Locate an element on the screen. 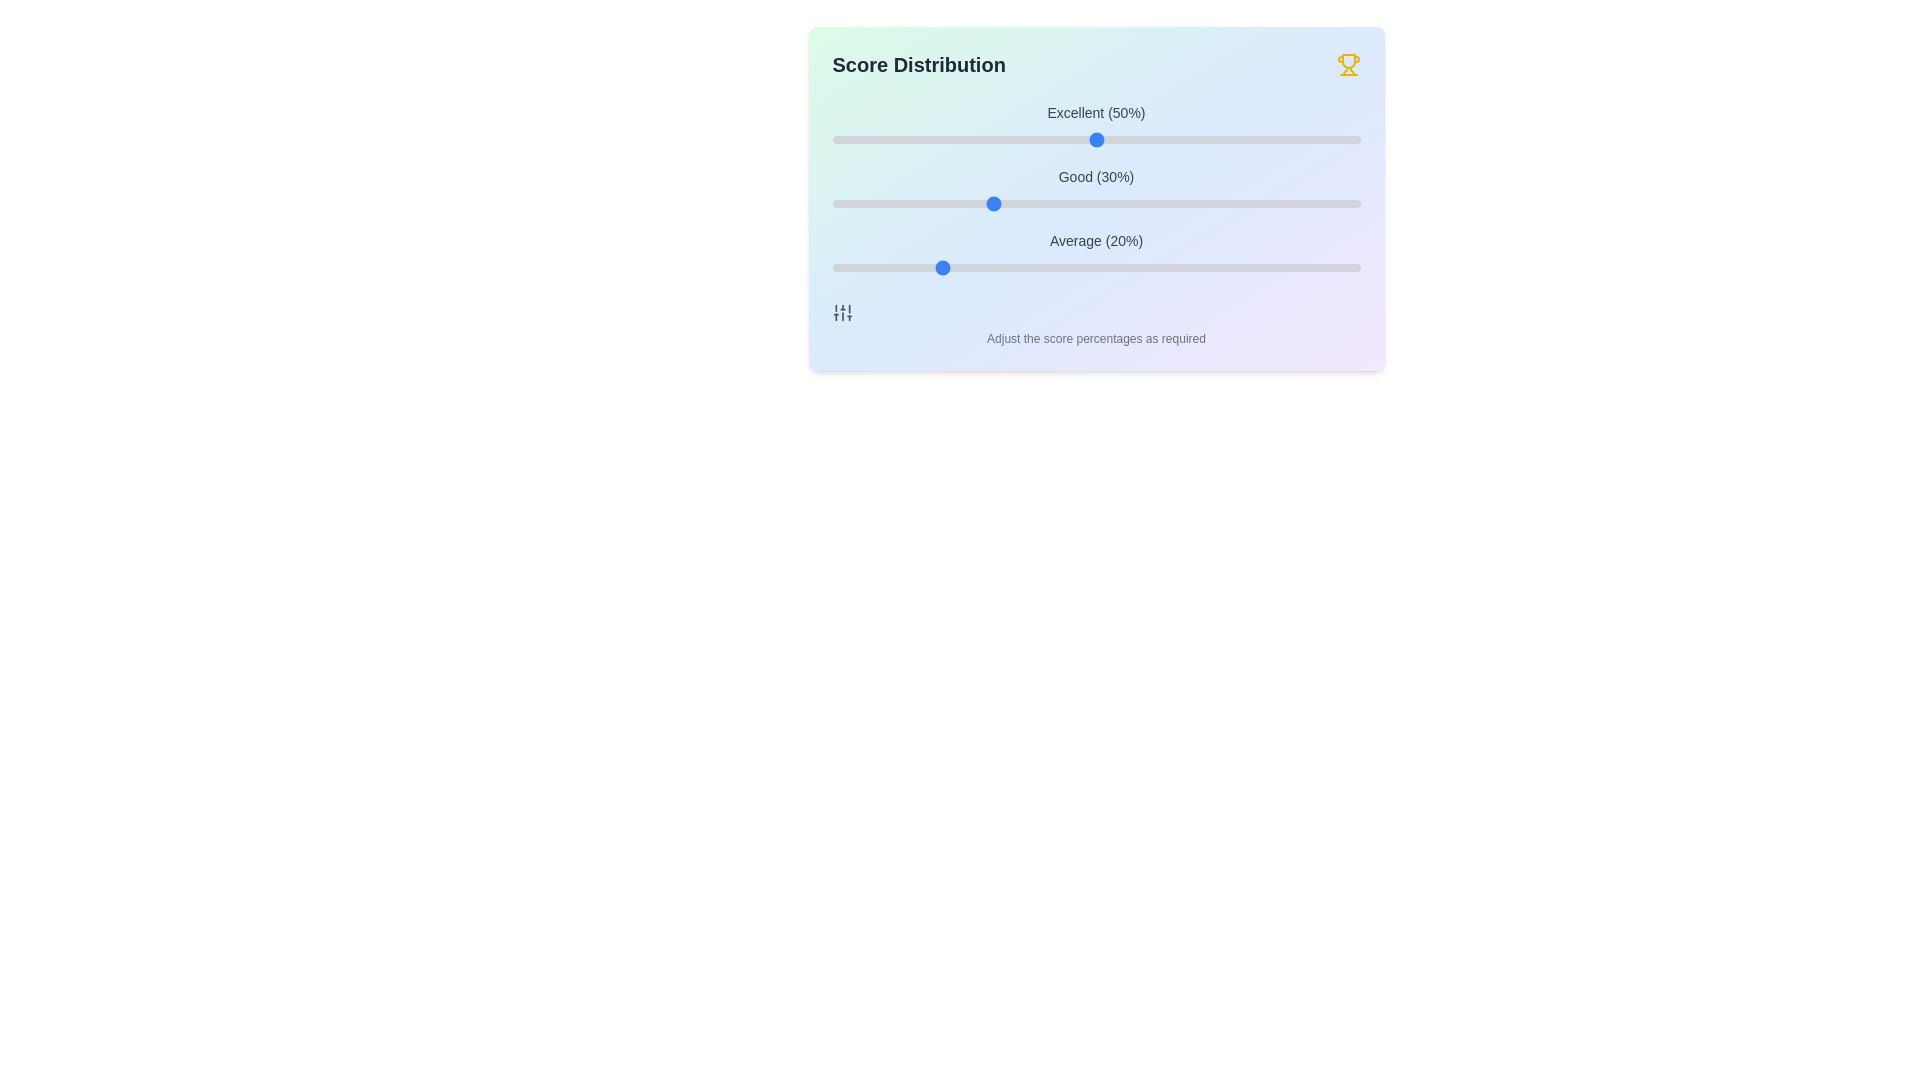 Image resolution: width=1920 pixels, height=1080 pixels. the slider for the 'Good' category to 40% is located at coordinates (1042, 204).